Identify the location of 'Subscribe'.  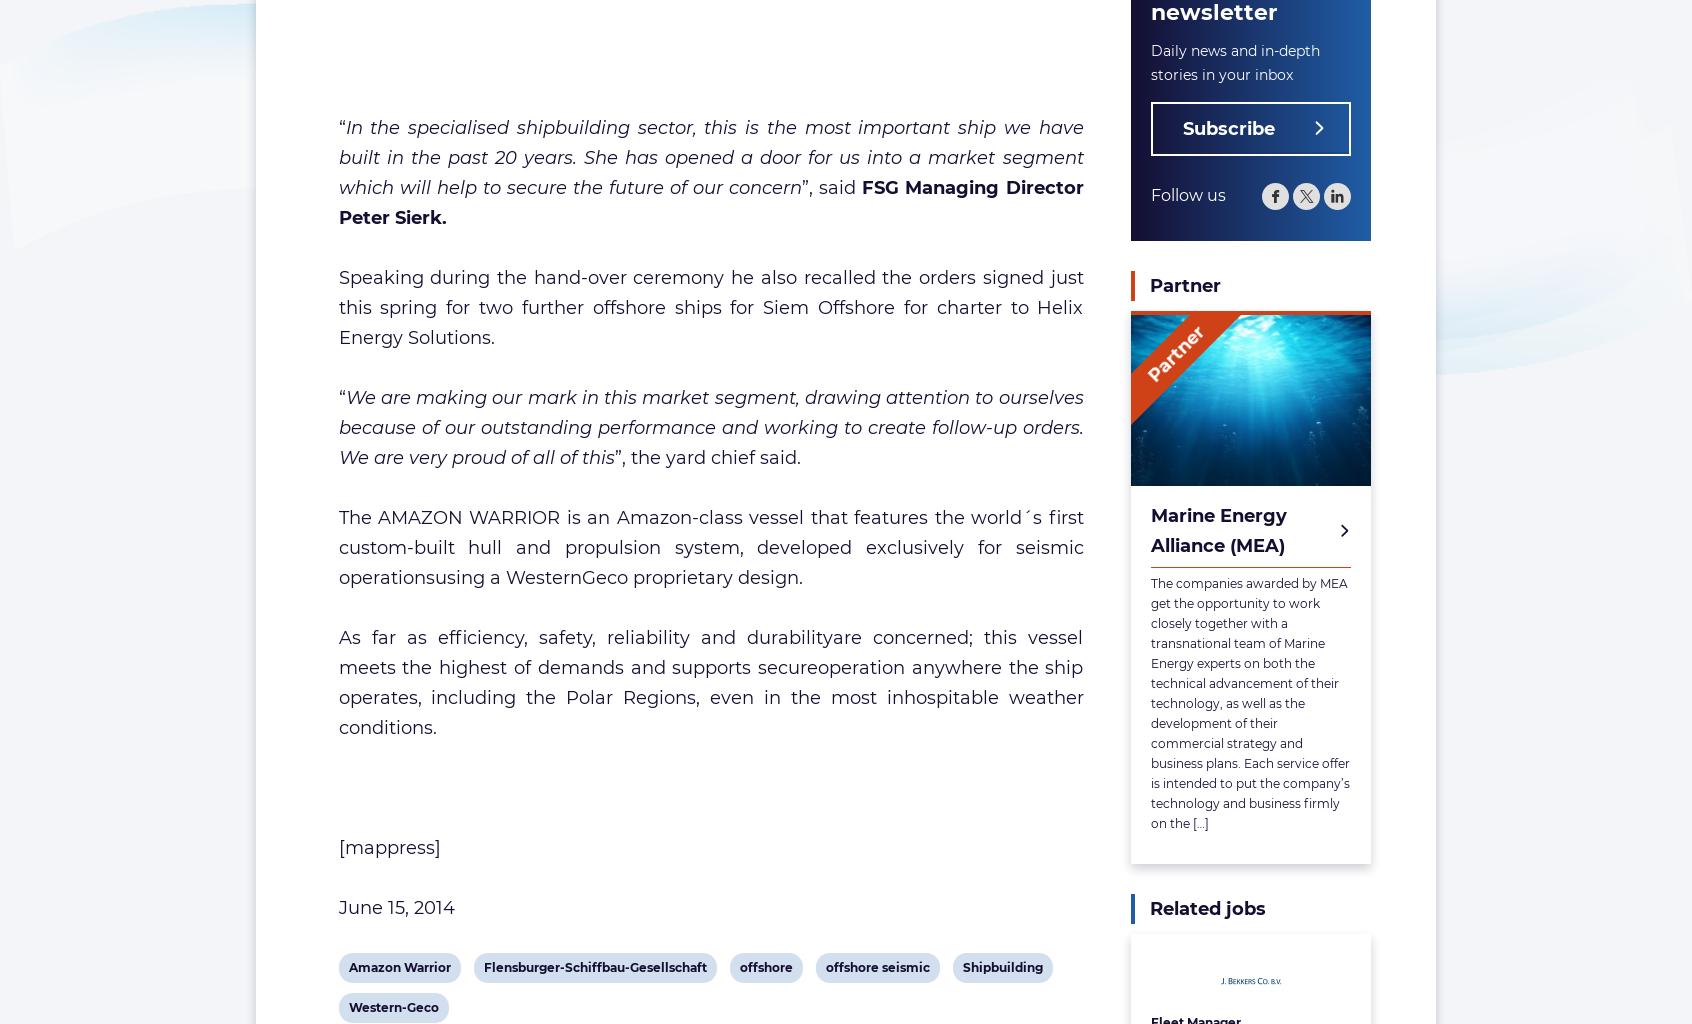
(1229, 128).